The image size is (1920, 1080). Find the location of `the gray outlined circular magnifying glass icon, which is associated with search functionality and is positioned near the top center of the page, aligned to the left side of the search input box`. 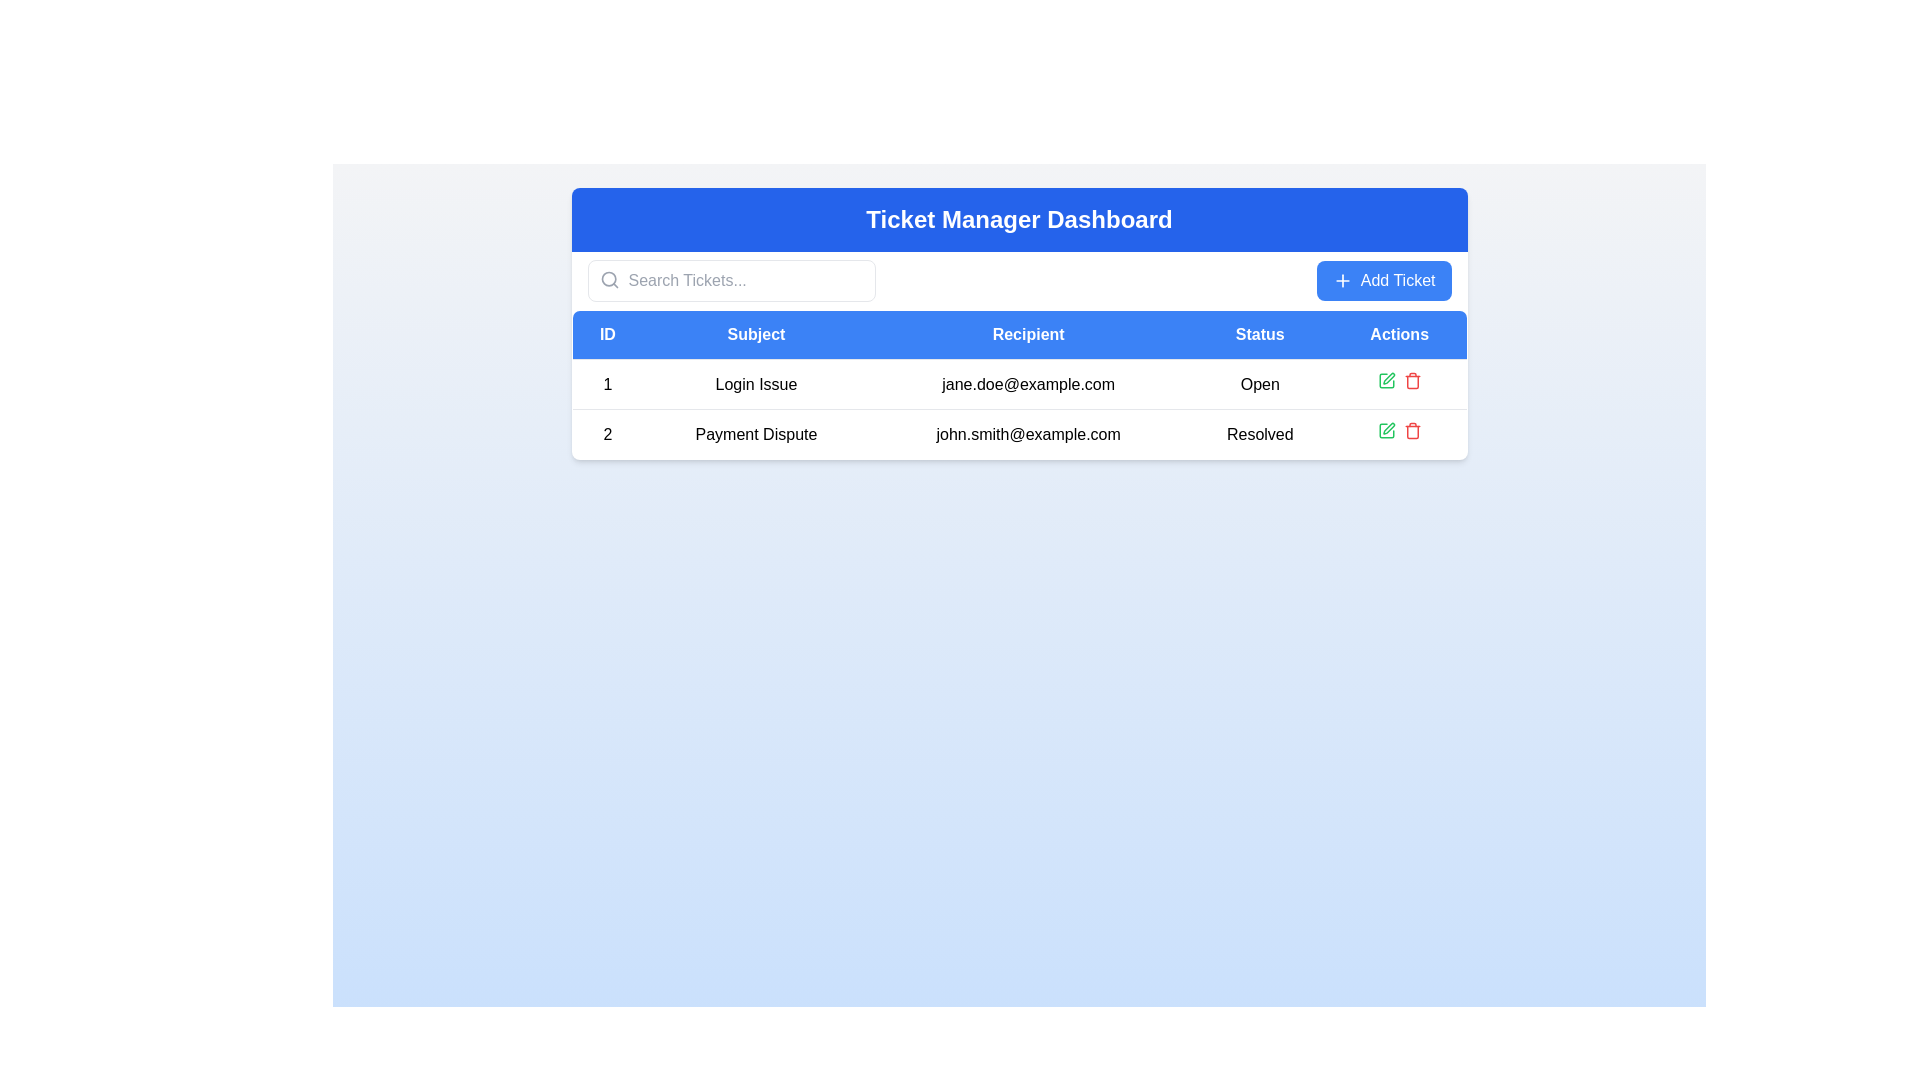

the gray outlined circular magnifying glass icon, which is associated with search functionality and is positioned near the top center of the page, aligned to the left side of the search input box is located at coordinates (608, 280).